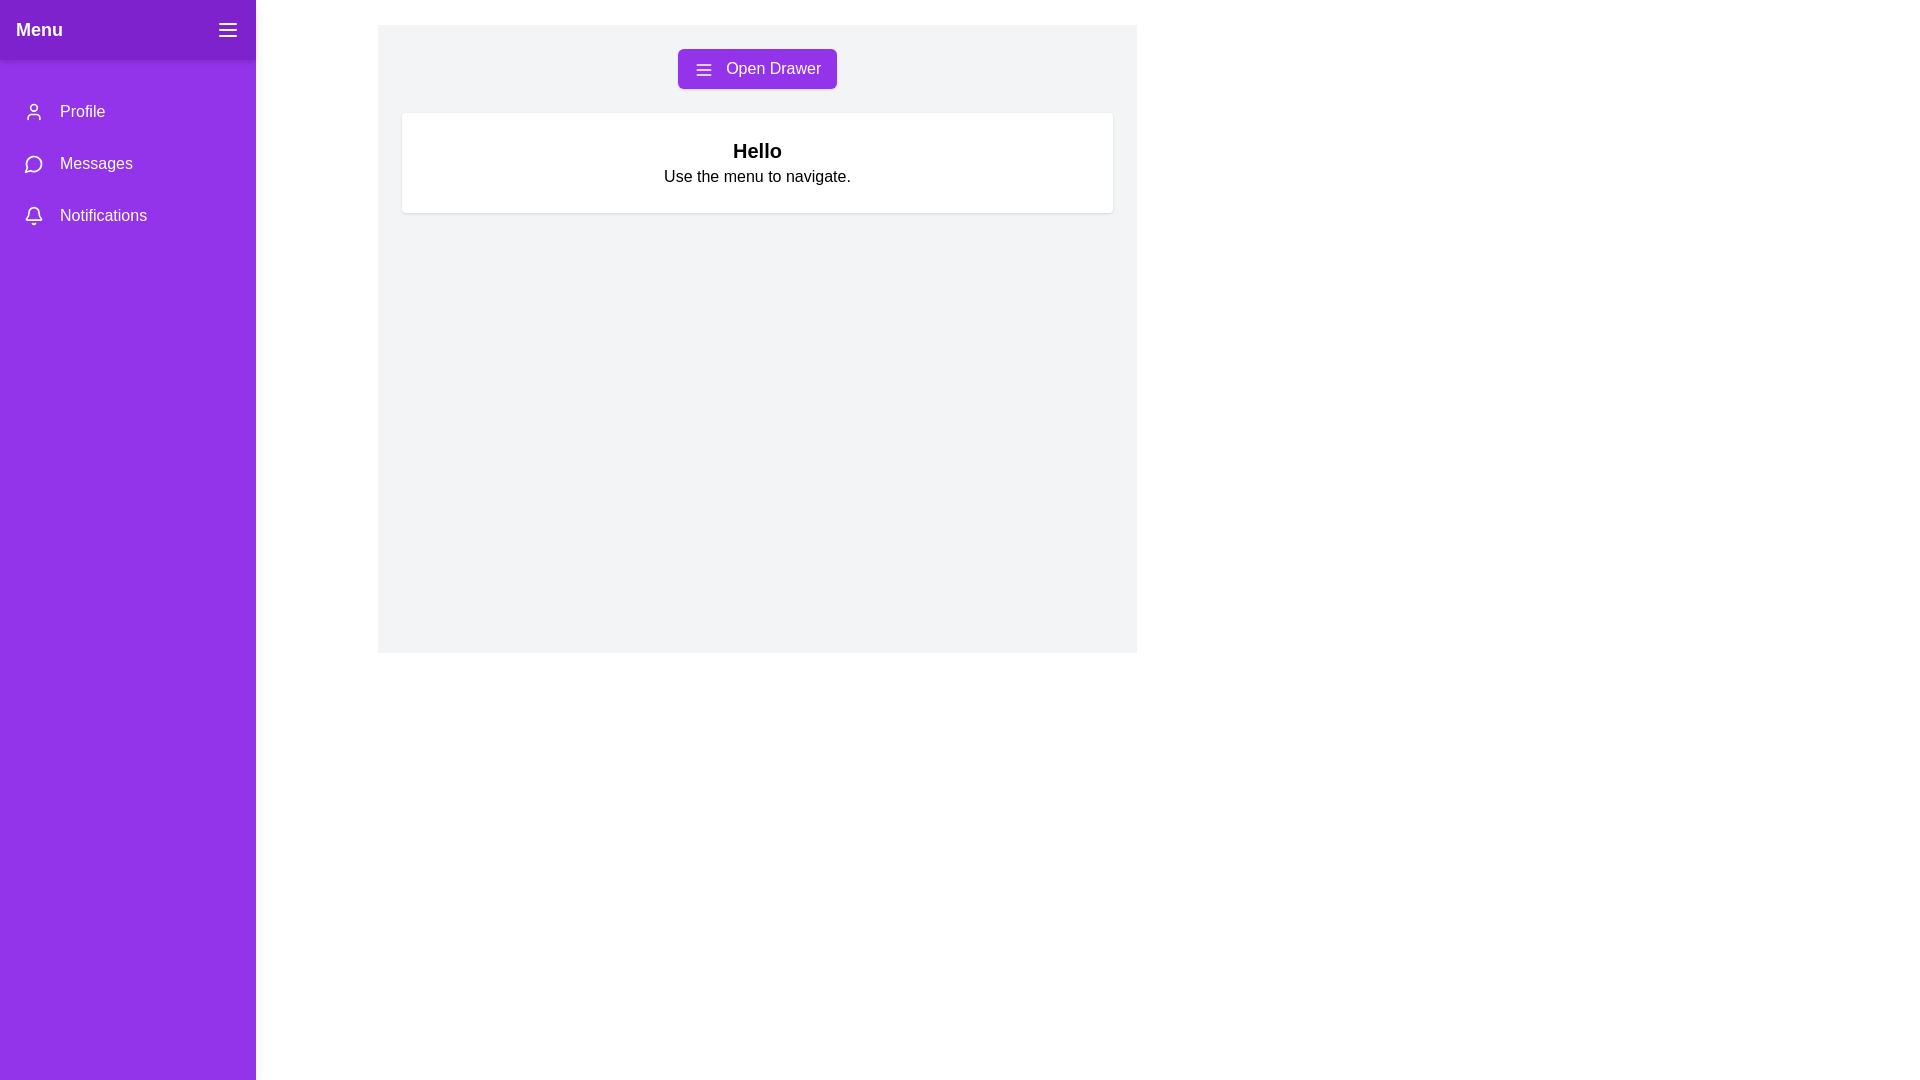 The width and height of the screenshot is (1920, 1080). I want to click on the 'Messages' icon located in the left-hand navigation bar, which serves as a visual indicator for messaging features, so click(33, 163).